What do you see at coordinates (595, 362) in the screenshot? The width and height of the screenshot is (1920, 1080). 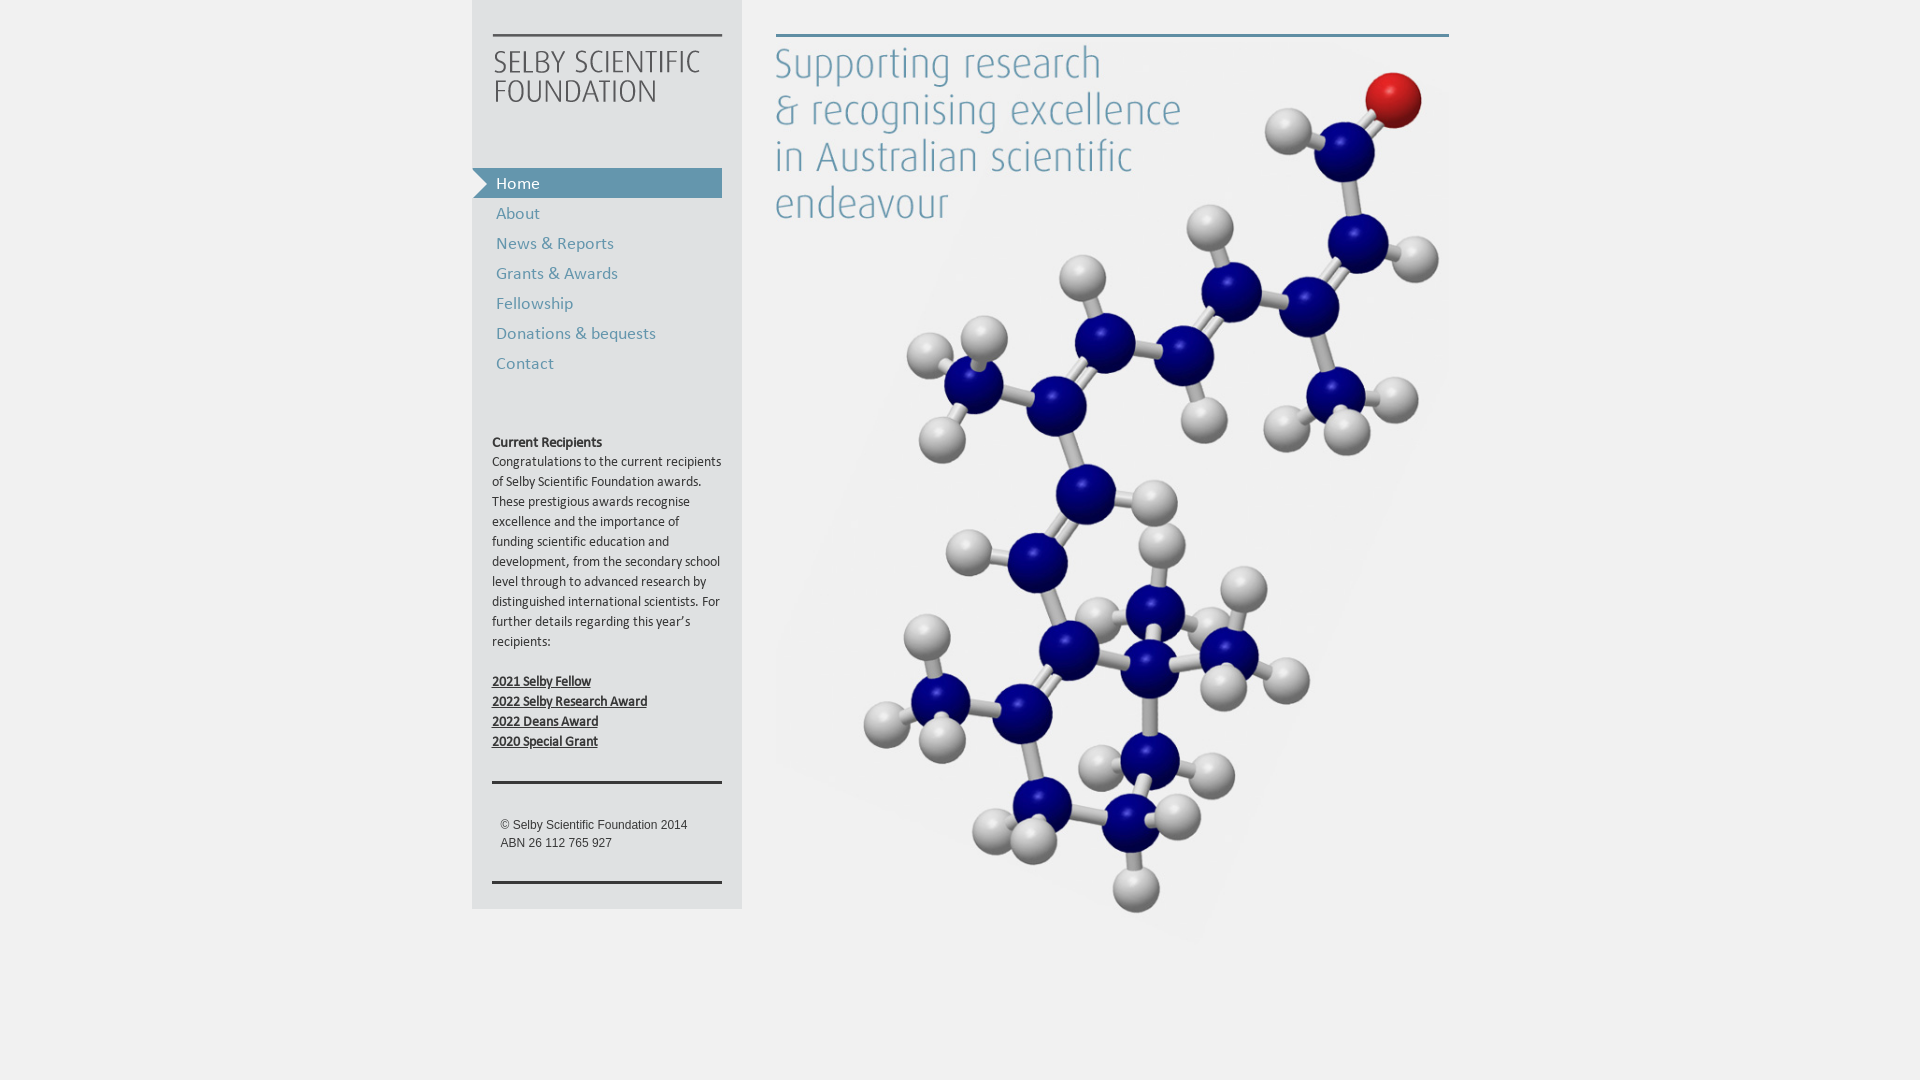 I see `'Contact'` at bounding box center [595, 362].